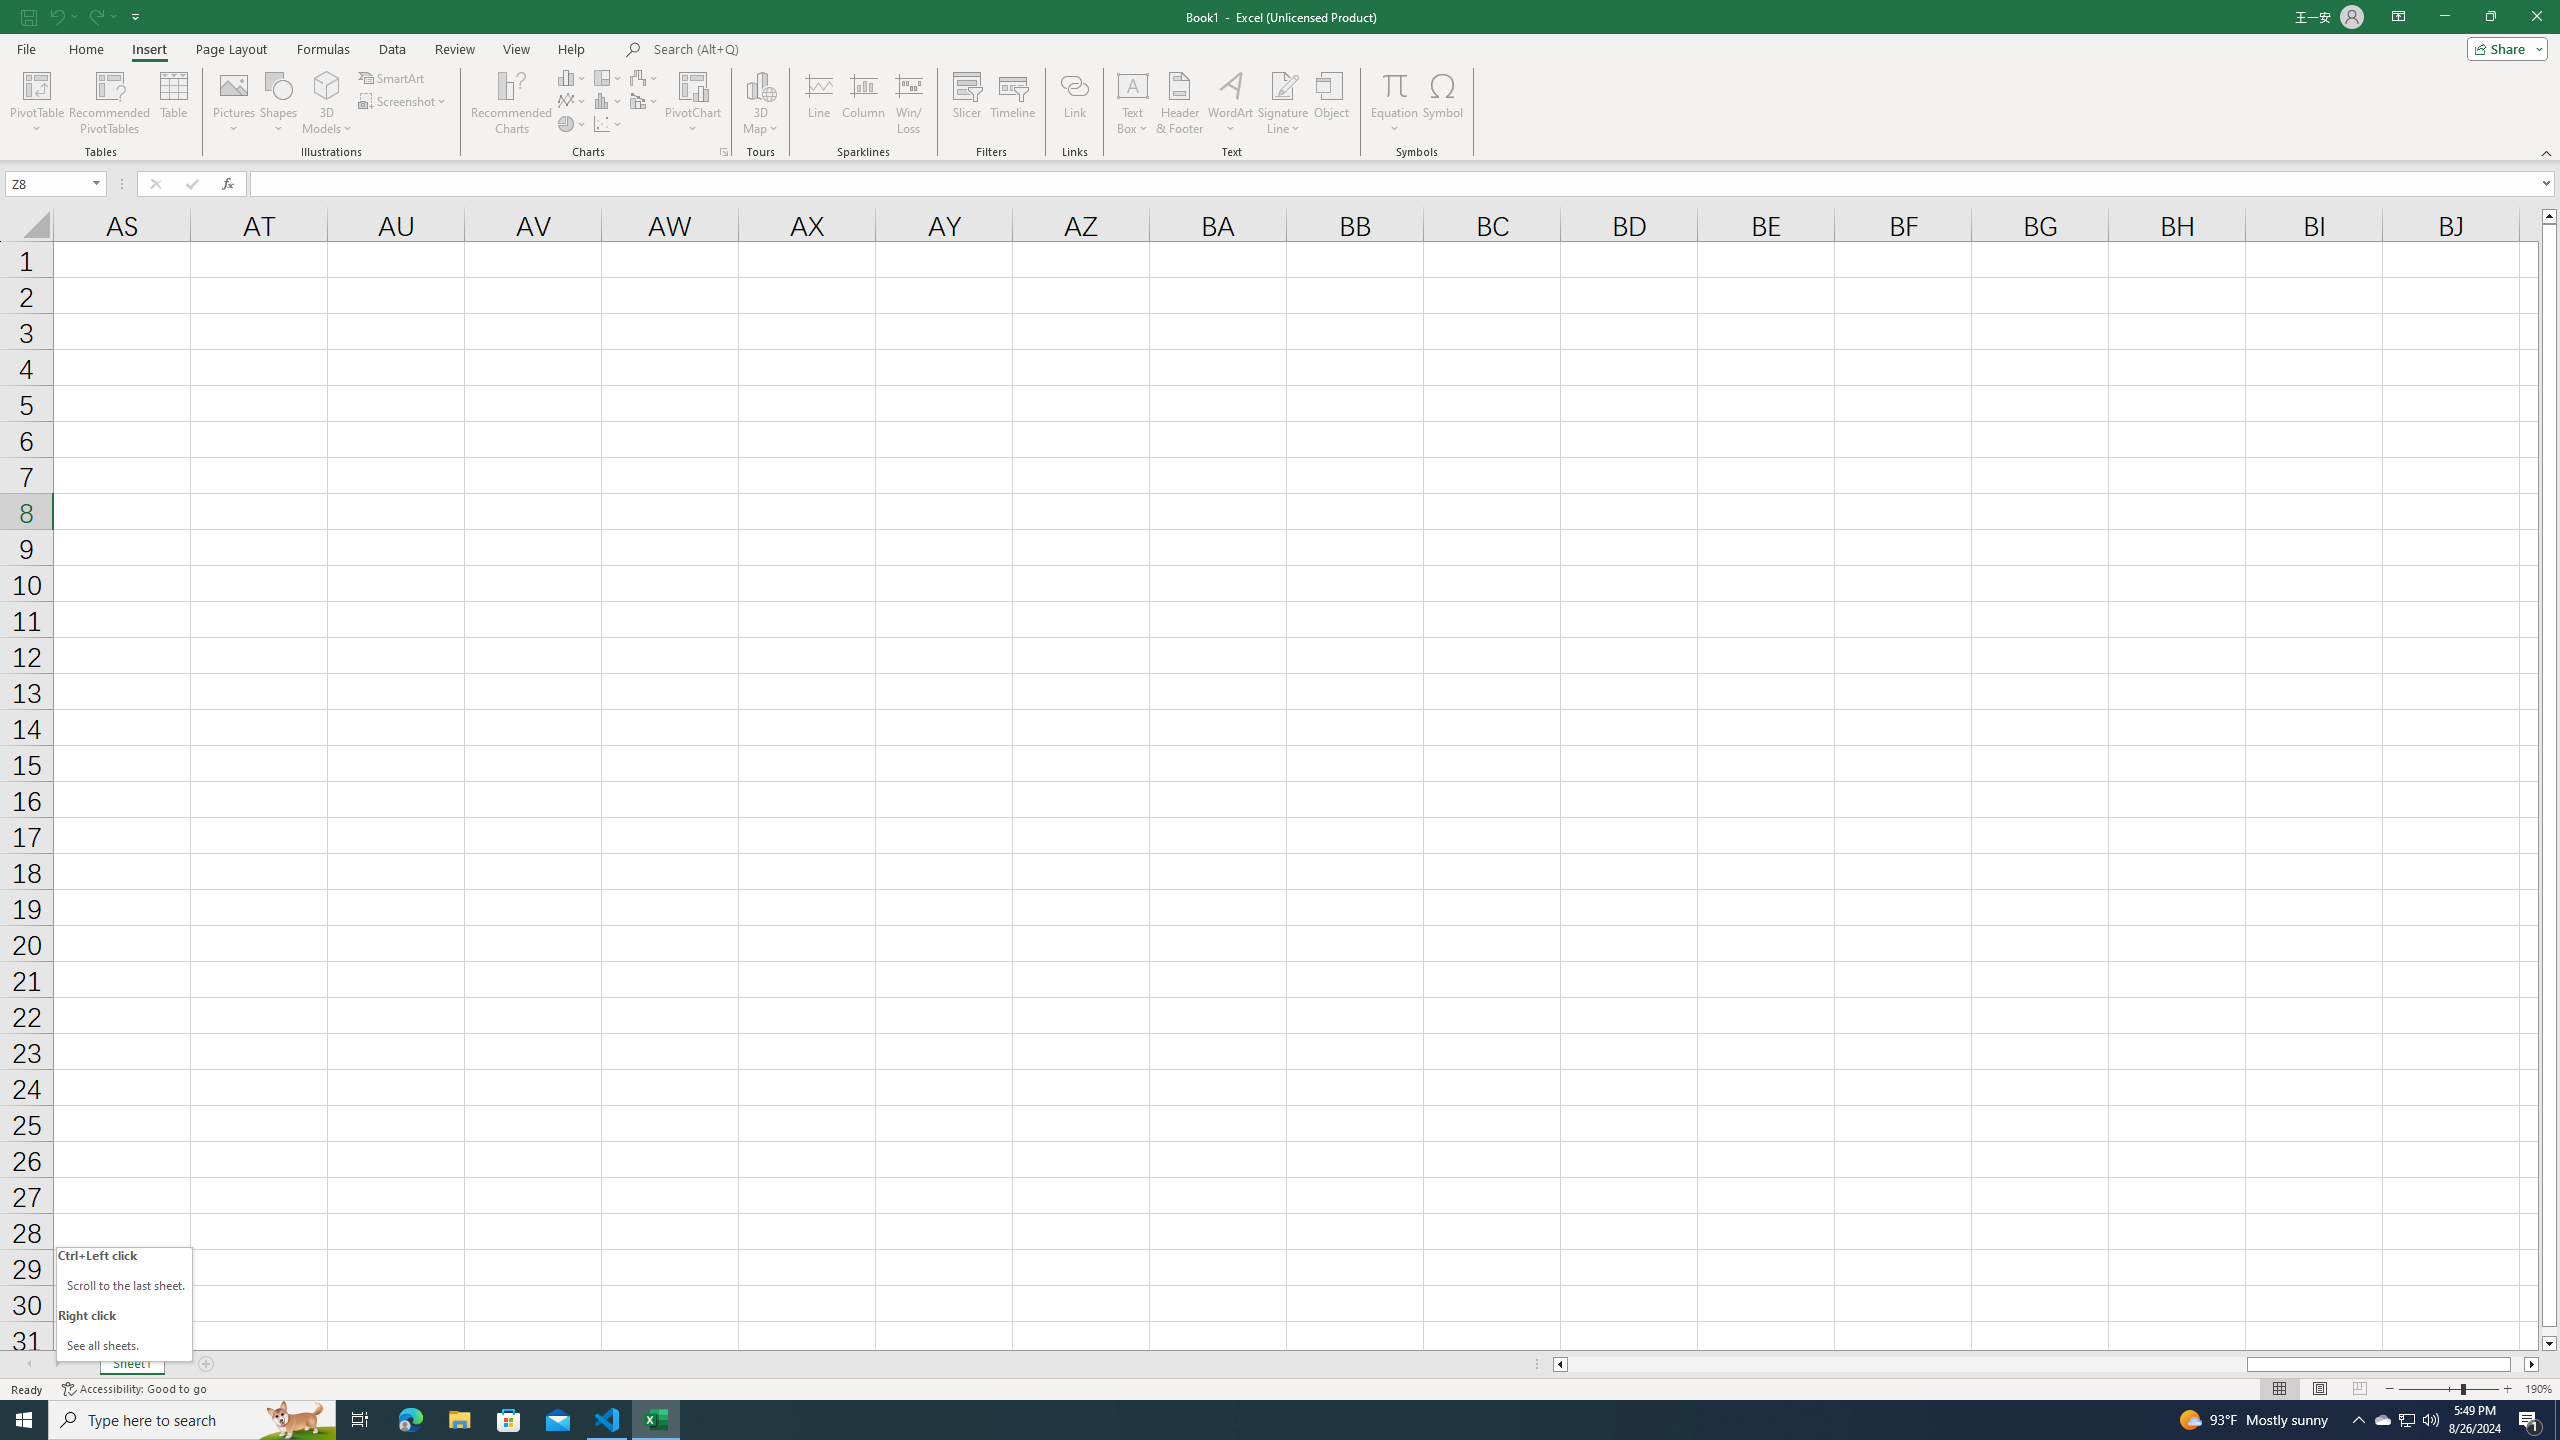 Image resolution: width=2560 pixels, height=1440 pixels. What do you see at coordinates (2447, 1389) in the screenshot?
I see `'Zoom'` at bounding box center [2447, 1389].